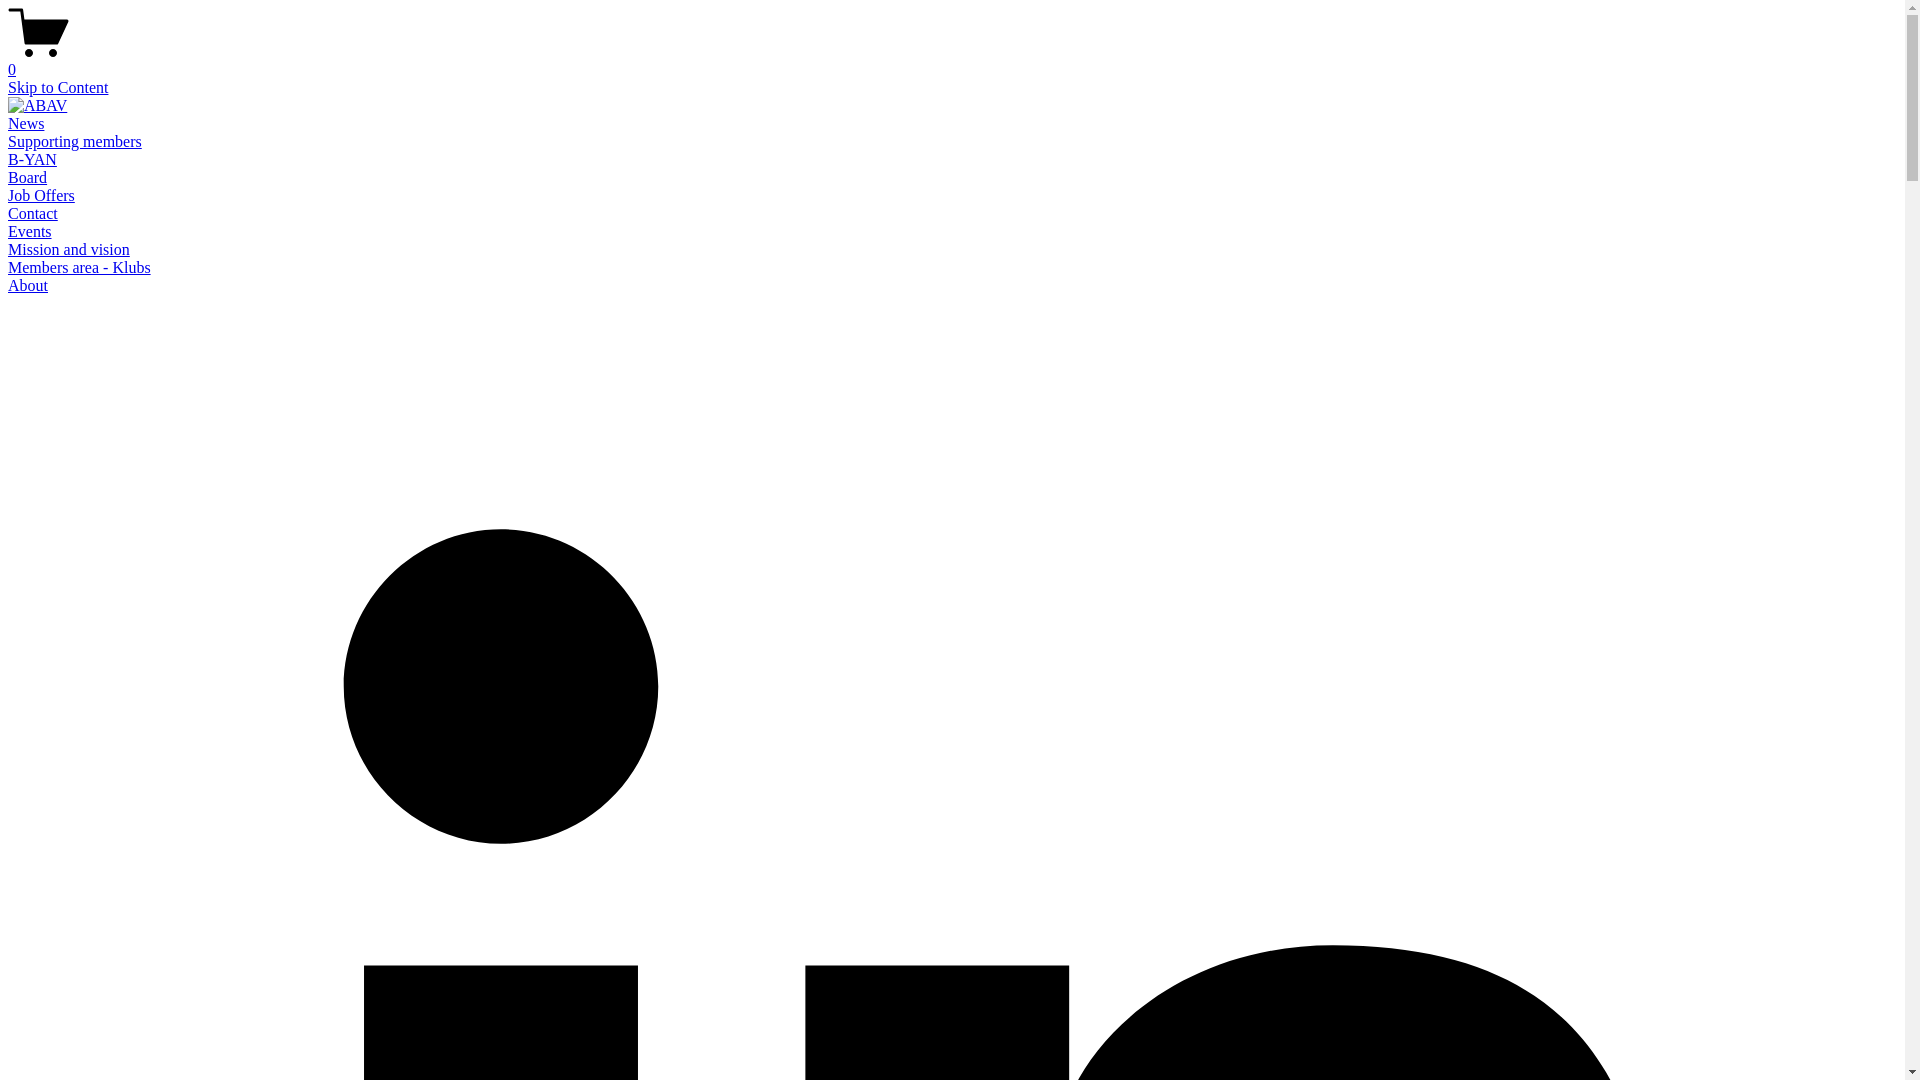  Describe the element at coordinates (68, 248) in the screenshot. I see `'Mission and vision'` at that location.